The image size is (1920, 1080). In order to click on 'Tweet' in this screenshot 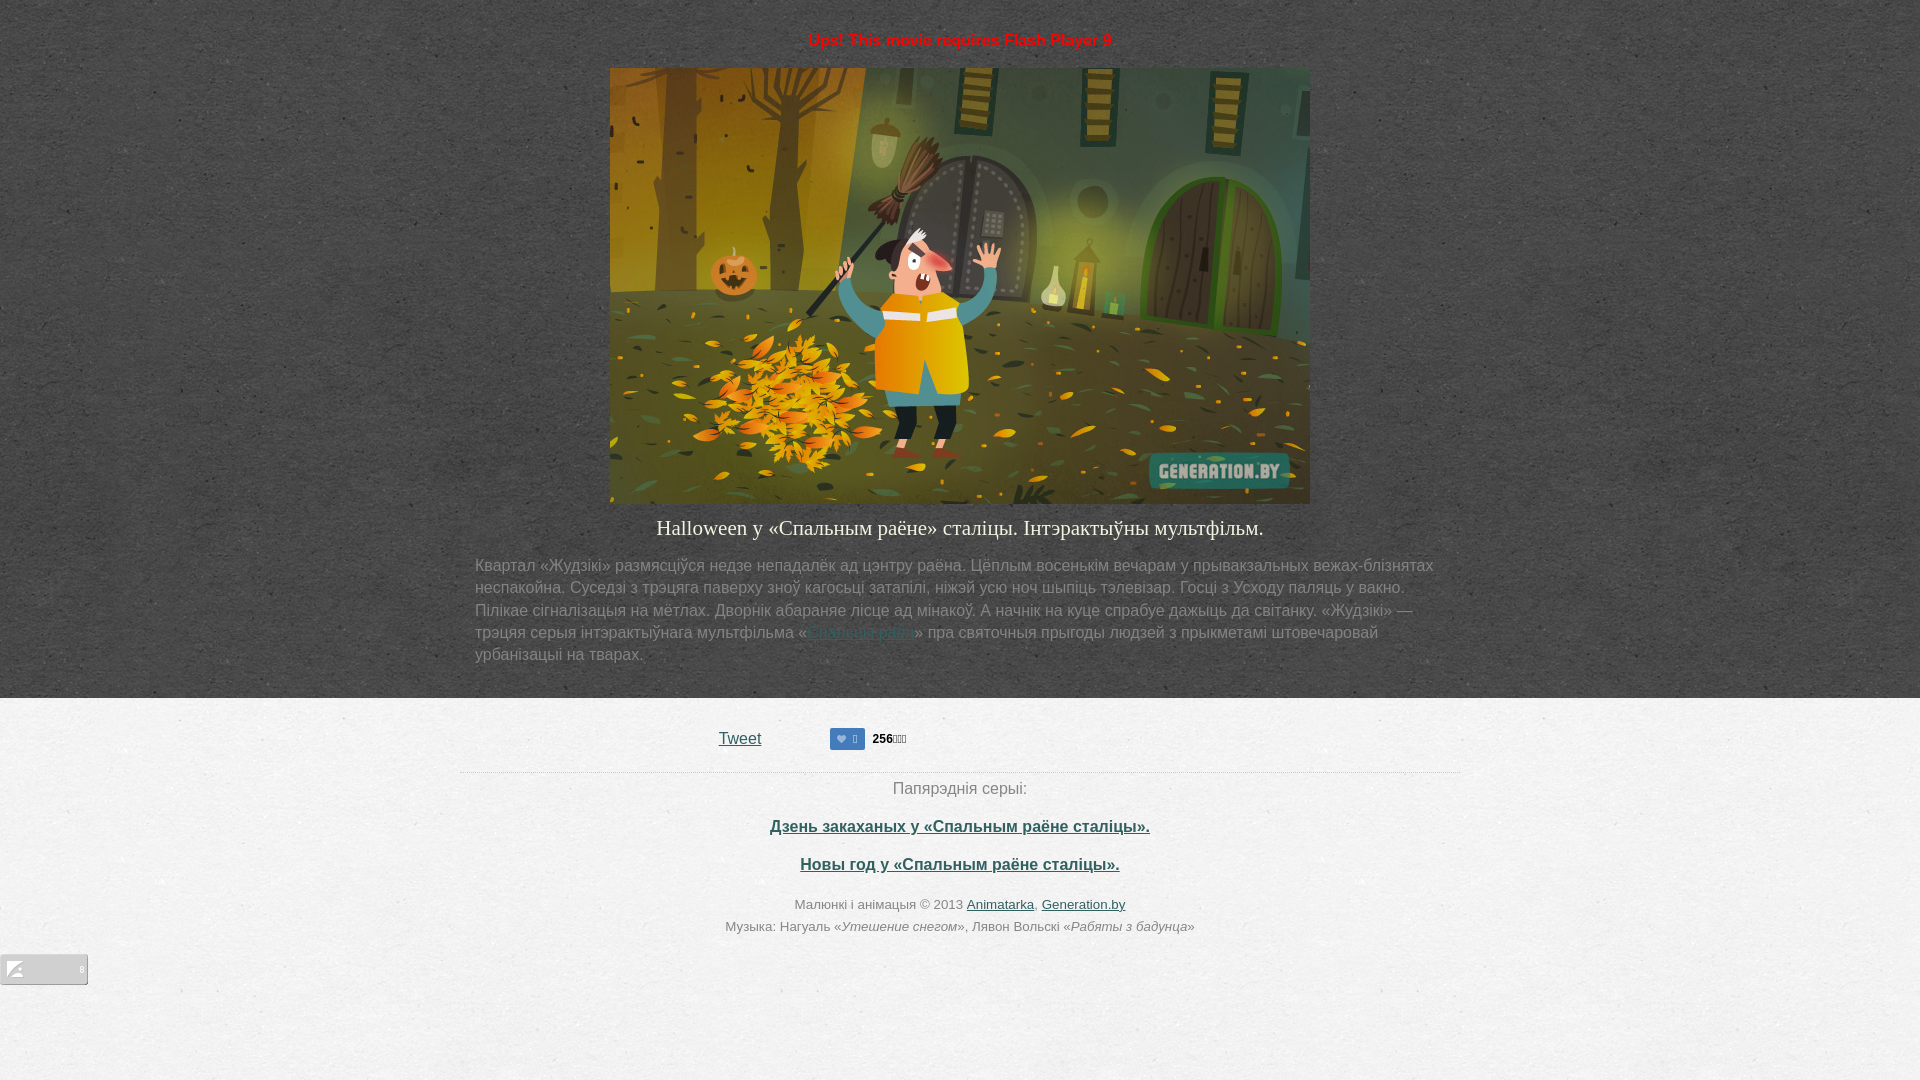, I will do `click(719, 738)`.